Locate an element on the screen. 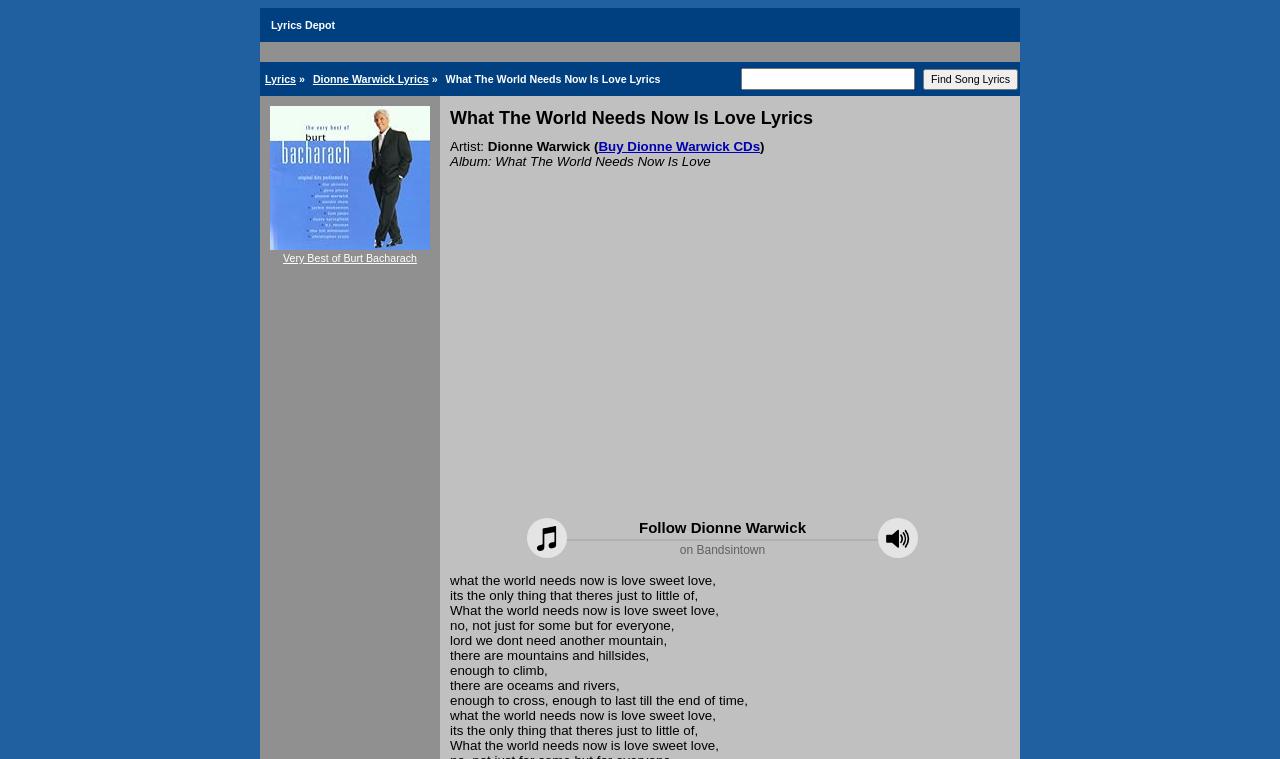 This screenshot has height=759, width=1280. 'Very Best of Burt Bacharach' is located at coordinates (282, 256).